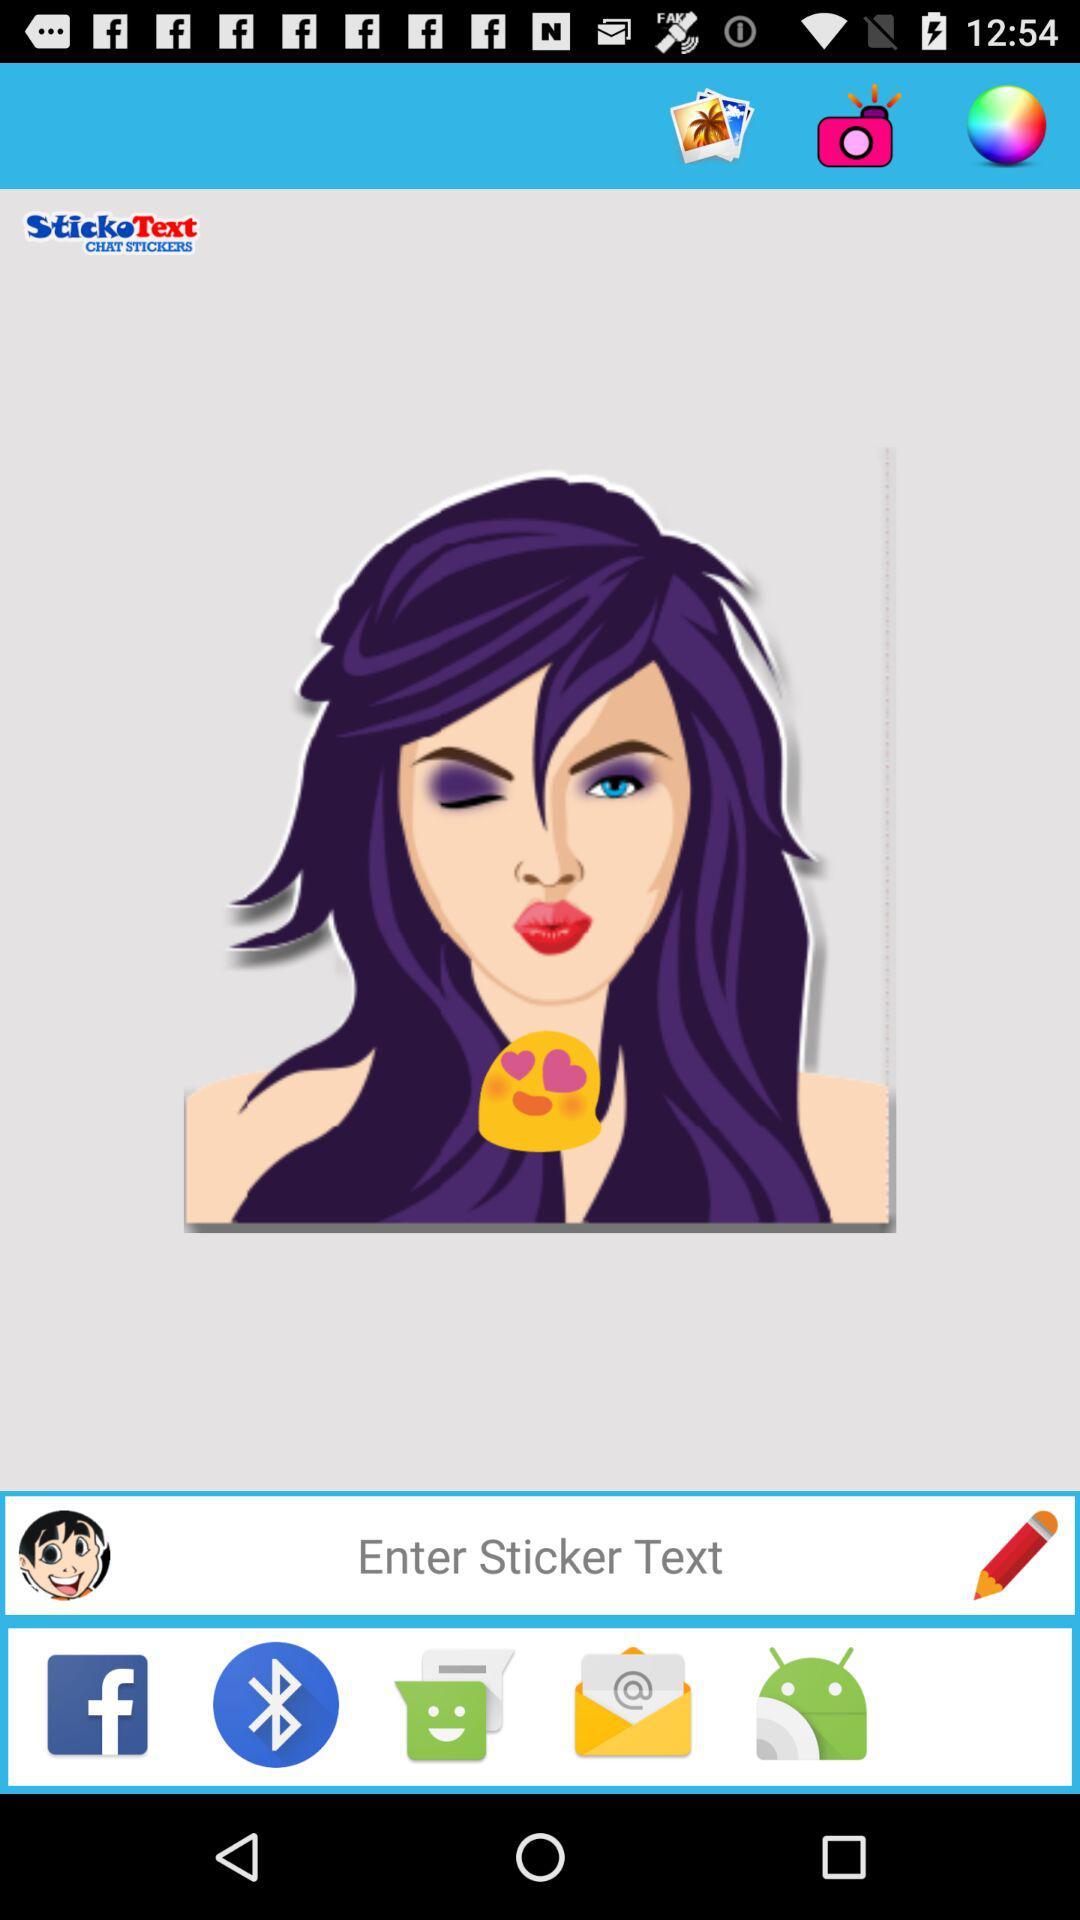 This screenshot has height=1920, width=1080. Describe the element at coordinates (63, 1554) in the screenshot. I see `stickers` at that location.